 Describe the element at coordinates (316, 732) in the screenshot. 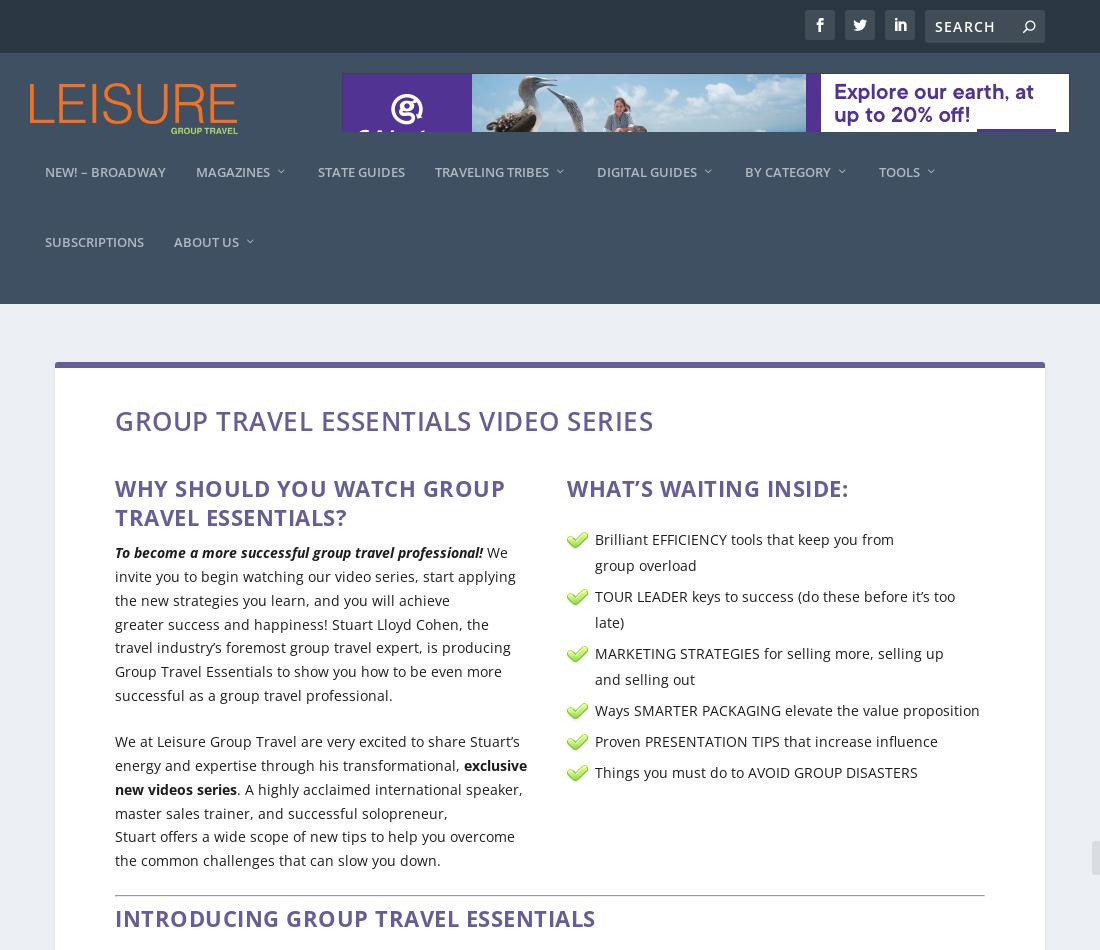

I see `'We at Leisure Group Travel are very excited to share Stuart’s energy and expertise through his transformational,'` at that location.